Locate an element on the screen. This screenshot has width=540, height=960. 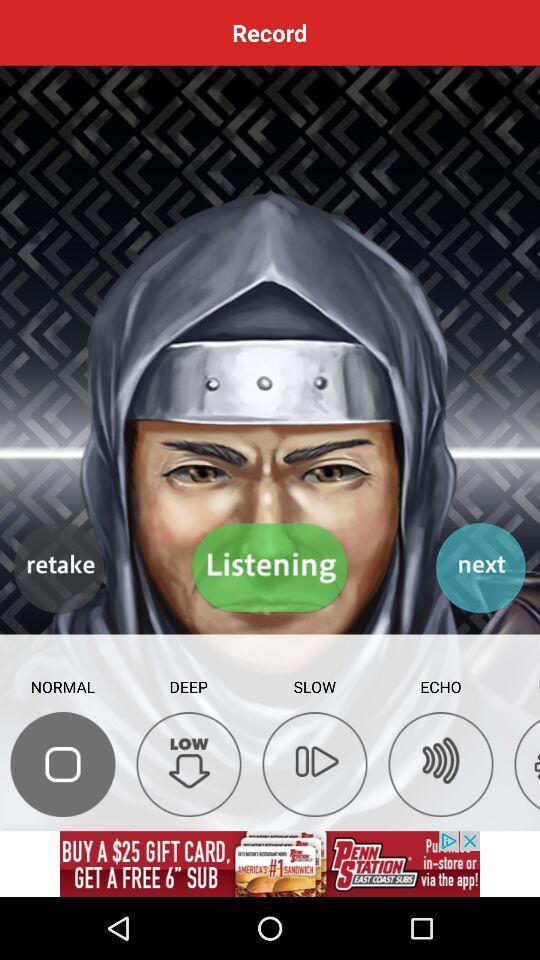
turn echo on is located at coordinates (441, 763).